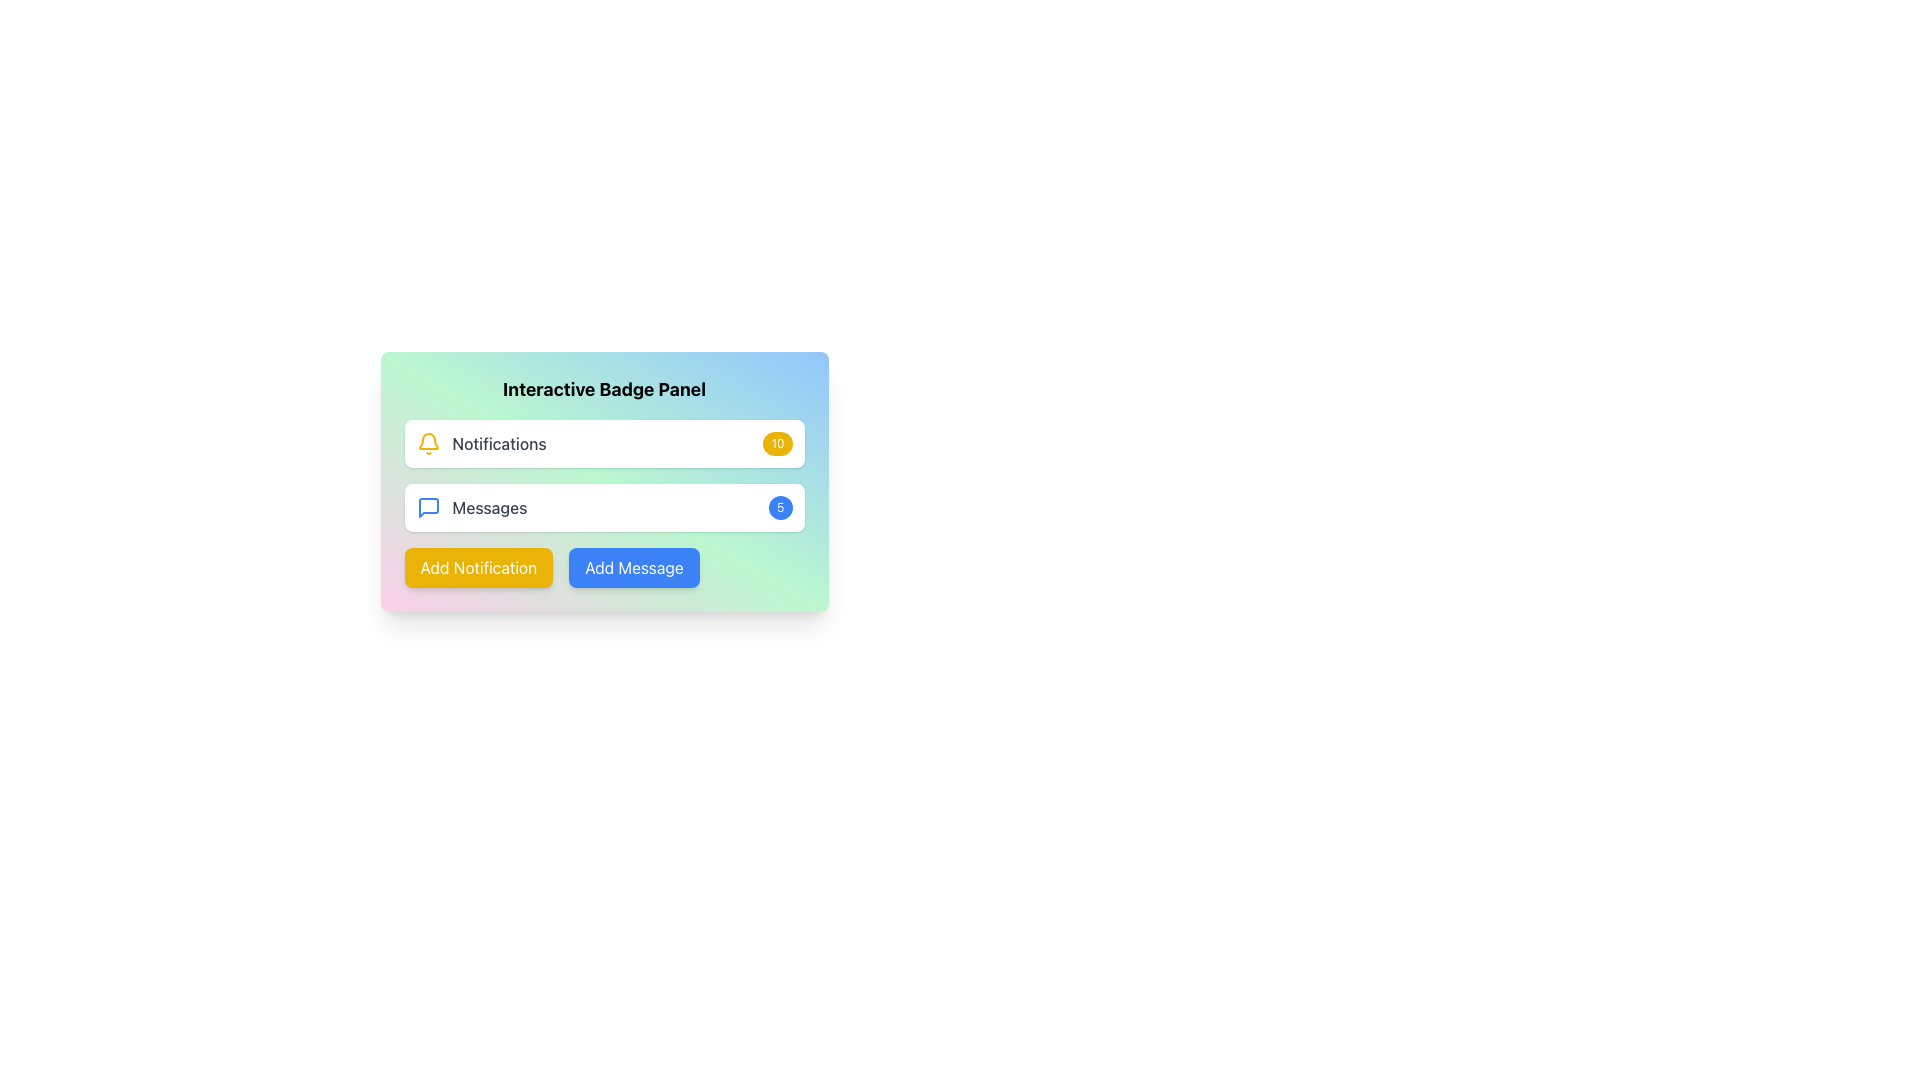 This screenshot has width=1920, height=1080. What do you see at coordinates (427, 442) in the screenshot?
I see `the notification icon located within the 'Interactive Badge Panel', adjacent to the 'Notifications' text` at bounding box center [427, 442].